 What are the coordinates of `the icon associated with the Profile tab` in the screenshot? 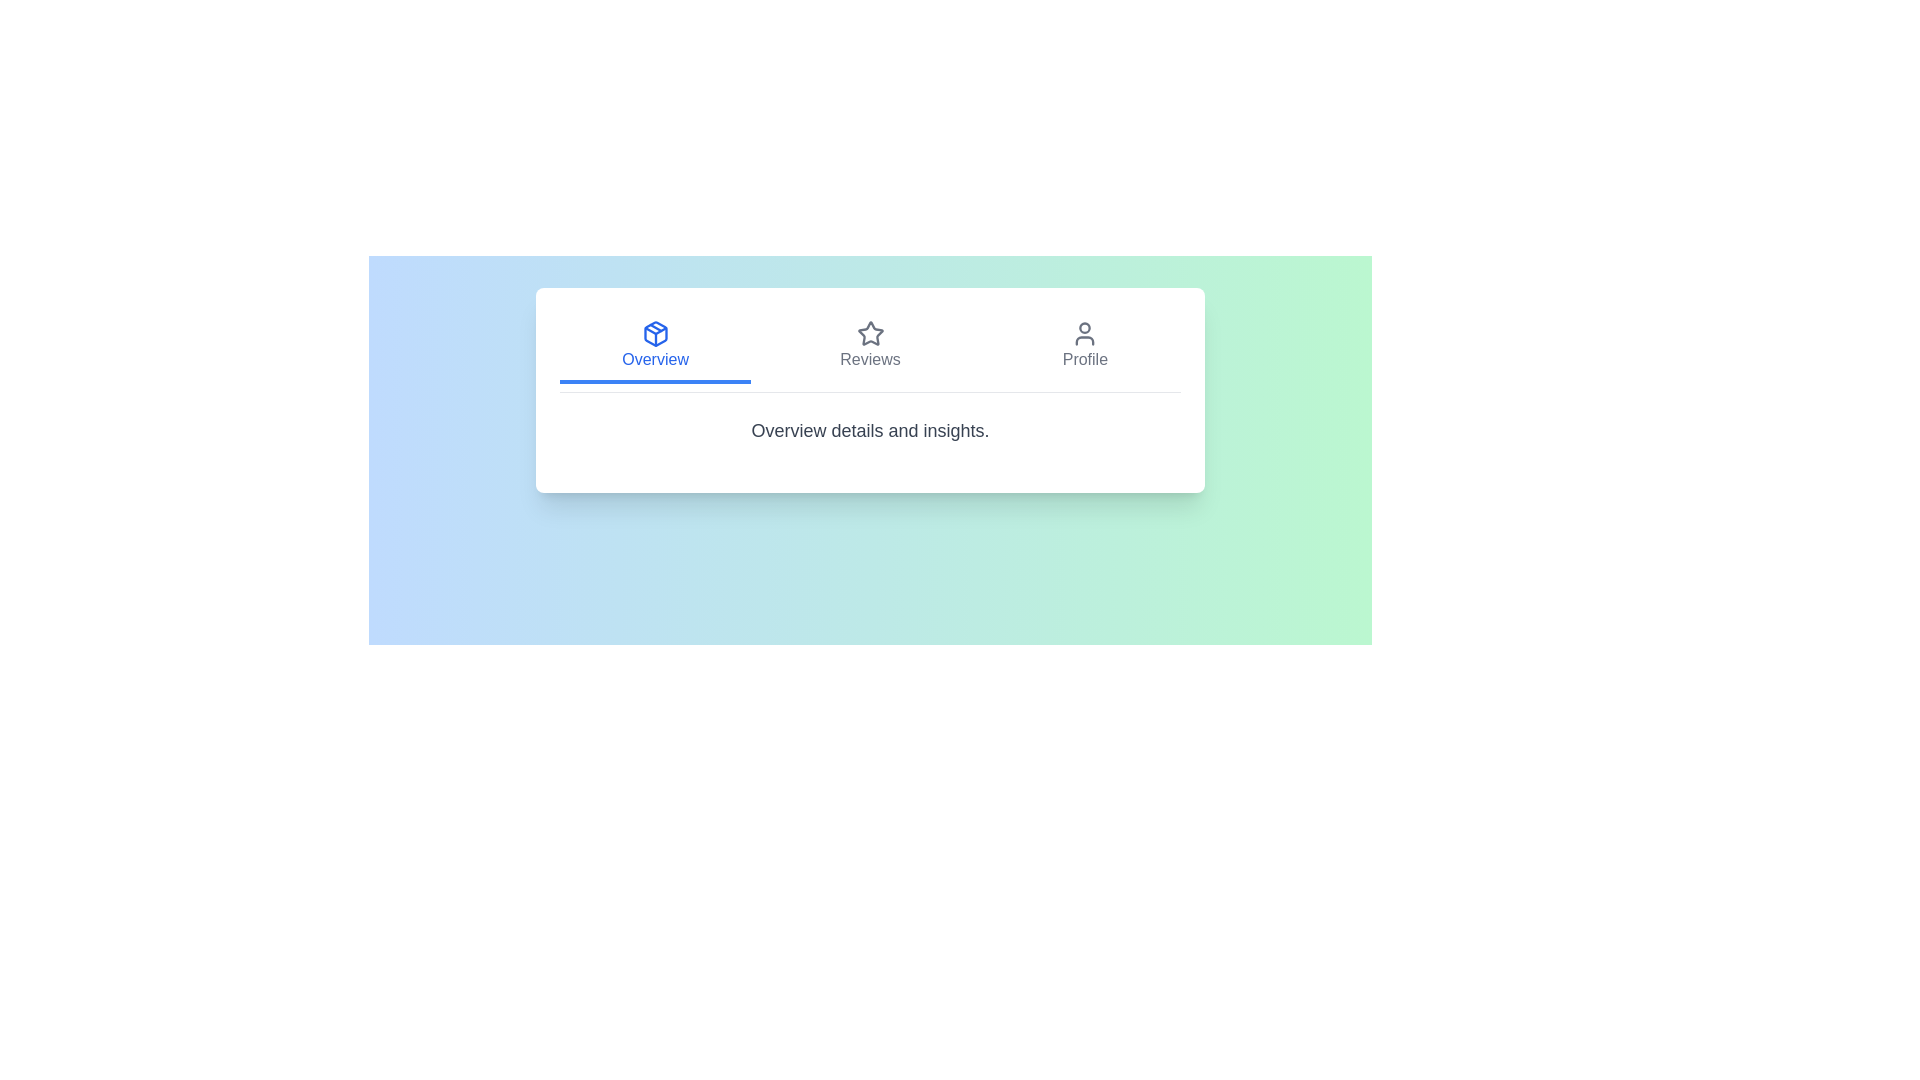 It's located at (1084, 333).